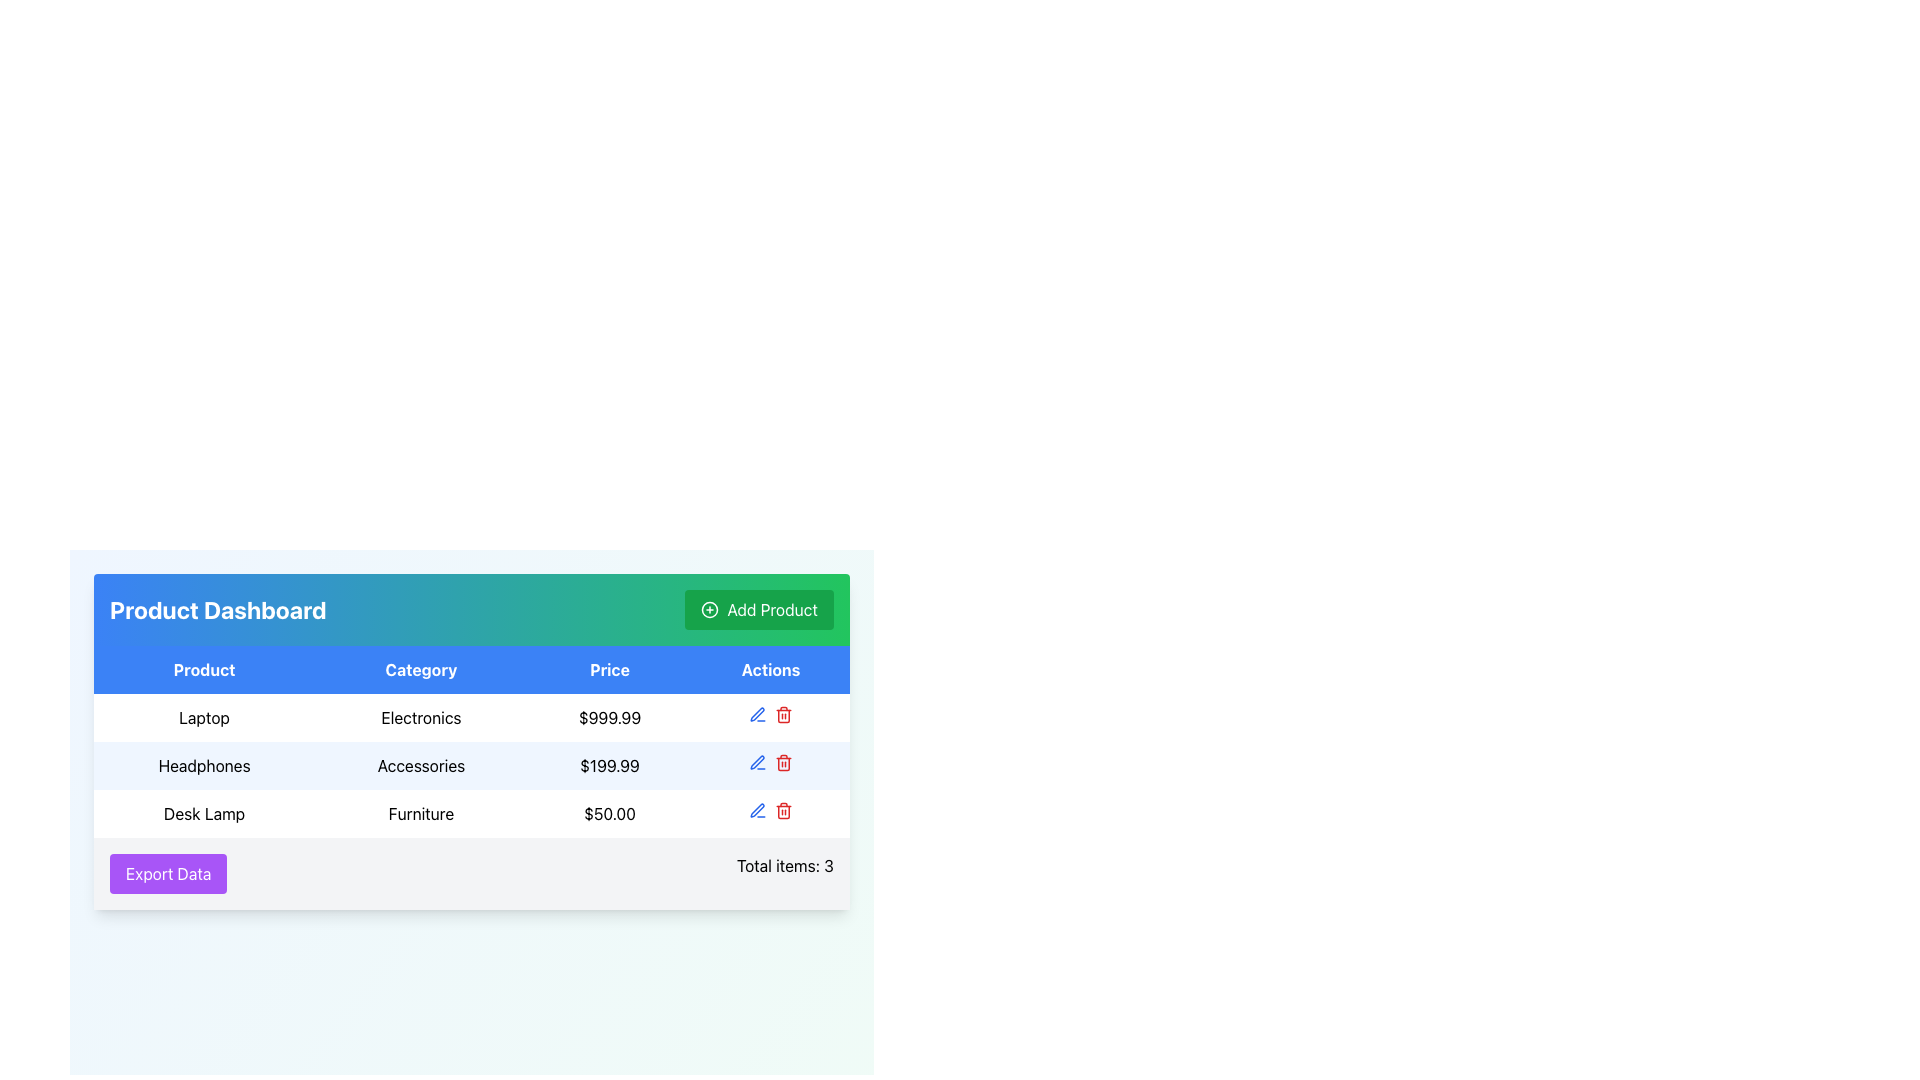  What do you see at coordinates (608, 670) in the screenshot?
I see `the Table Header Label displaying the text 'Price', which is styled with a blue background and white text, located in the header row of a table` at bounding box center [608, 670].